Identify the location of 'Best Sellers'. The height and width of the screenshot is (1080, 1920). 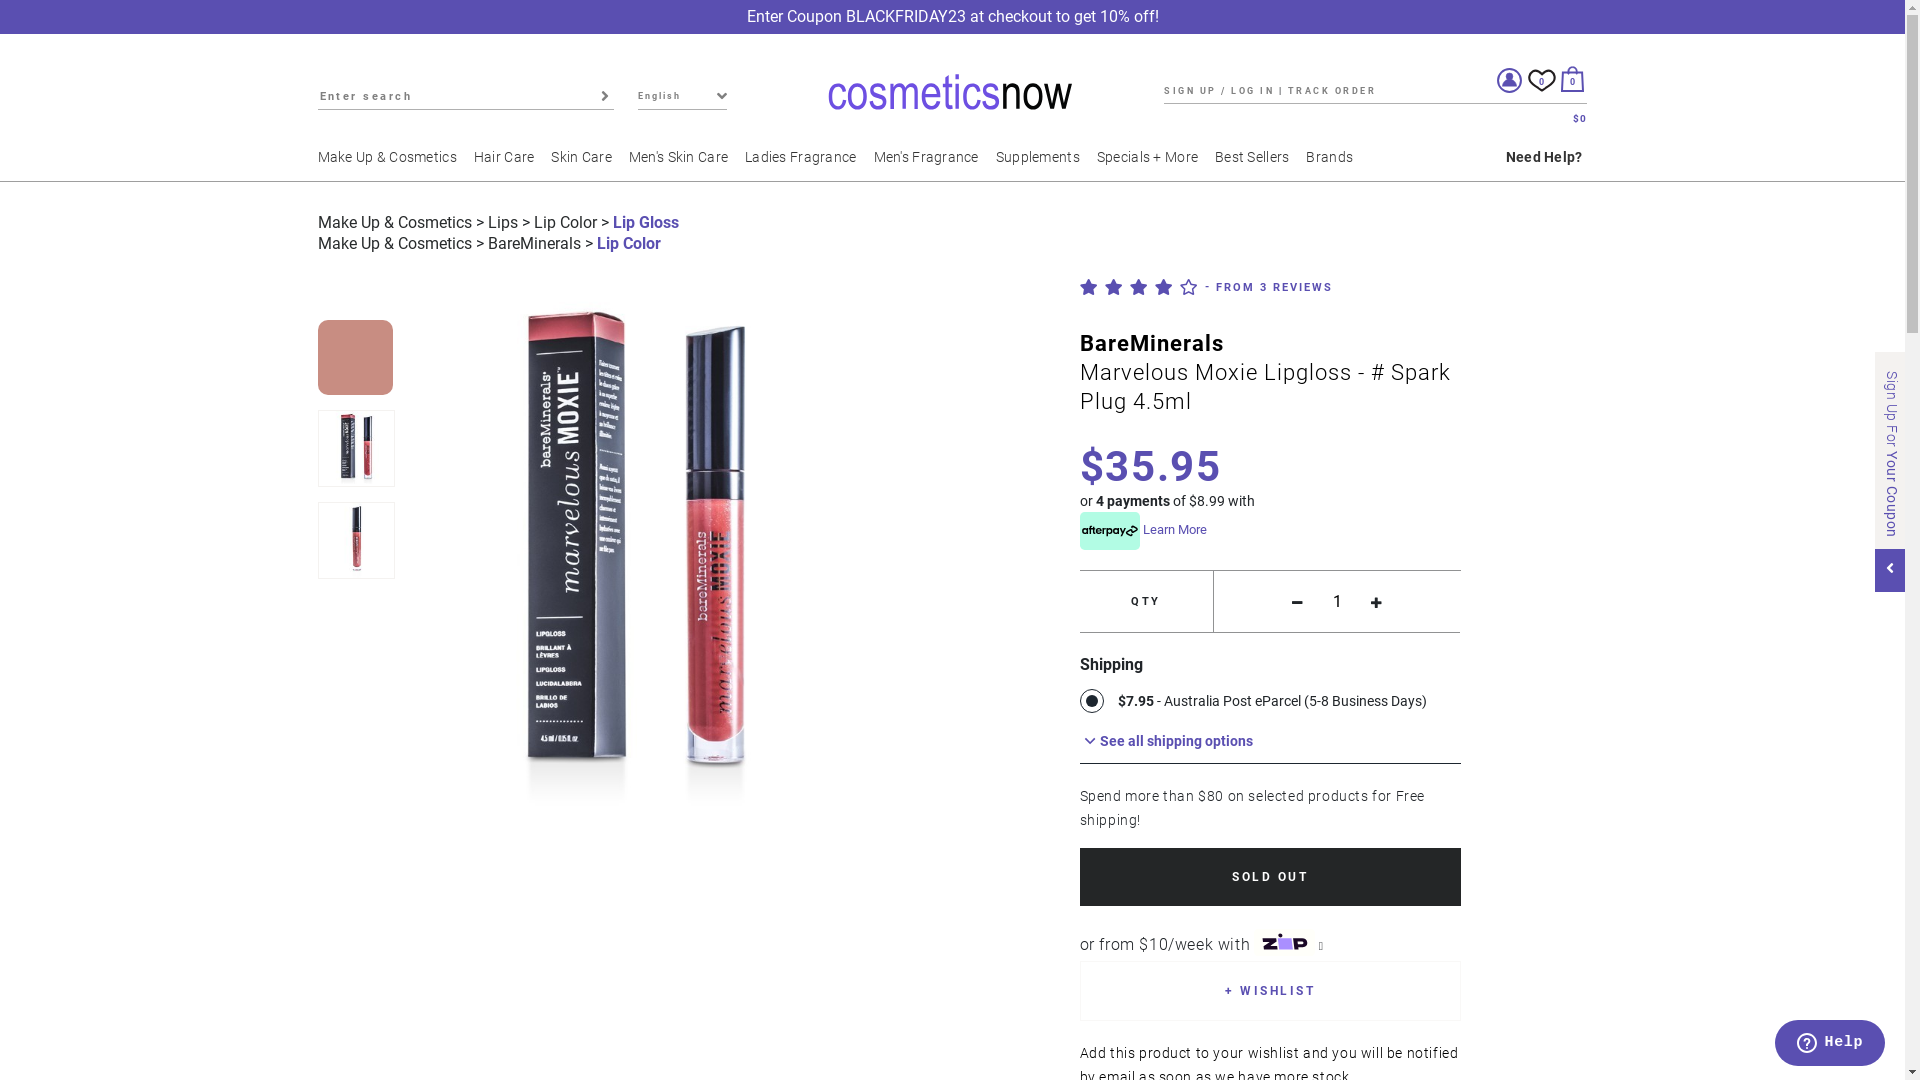
(1256, 164).